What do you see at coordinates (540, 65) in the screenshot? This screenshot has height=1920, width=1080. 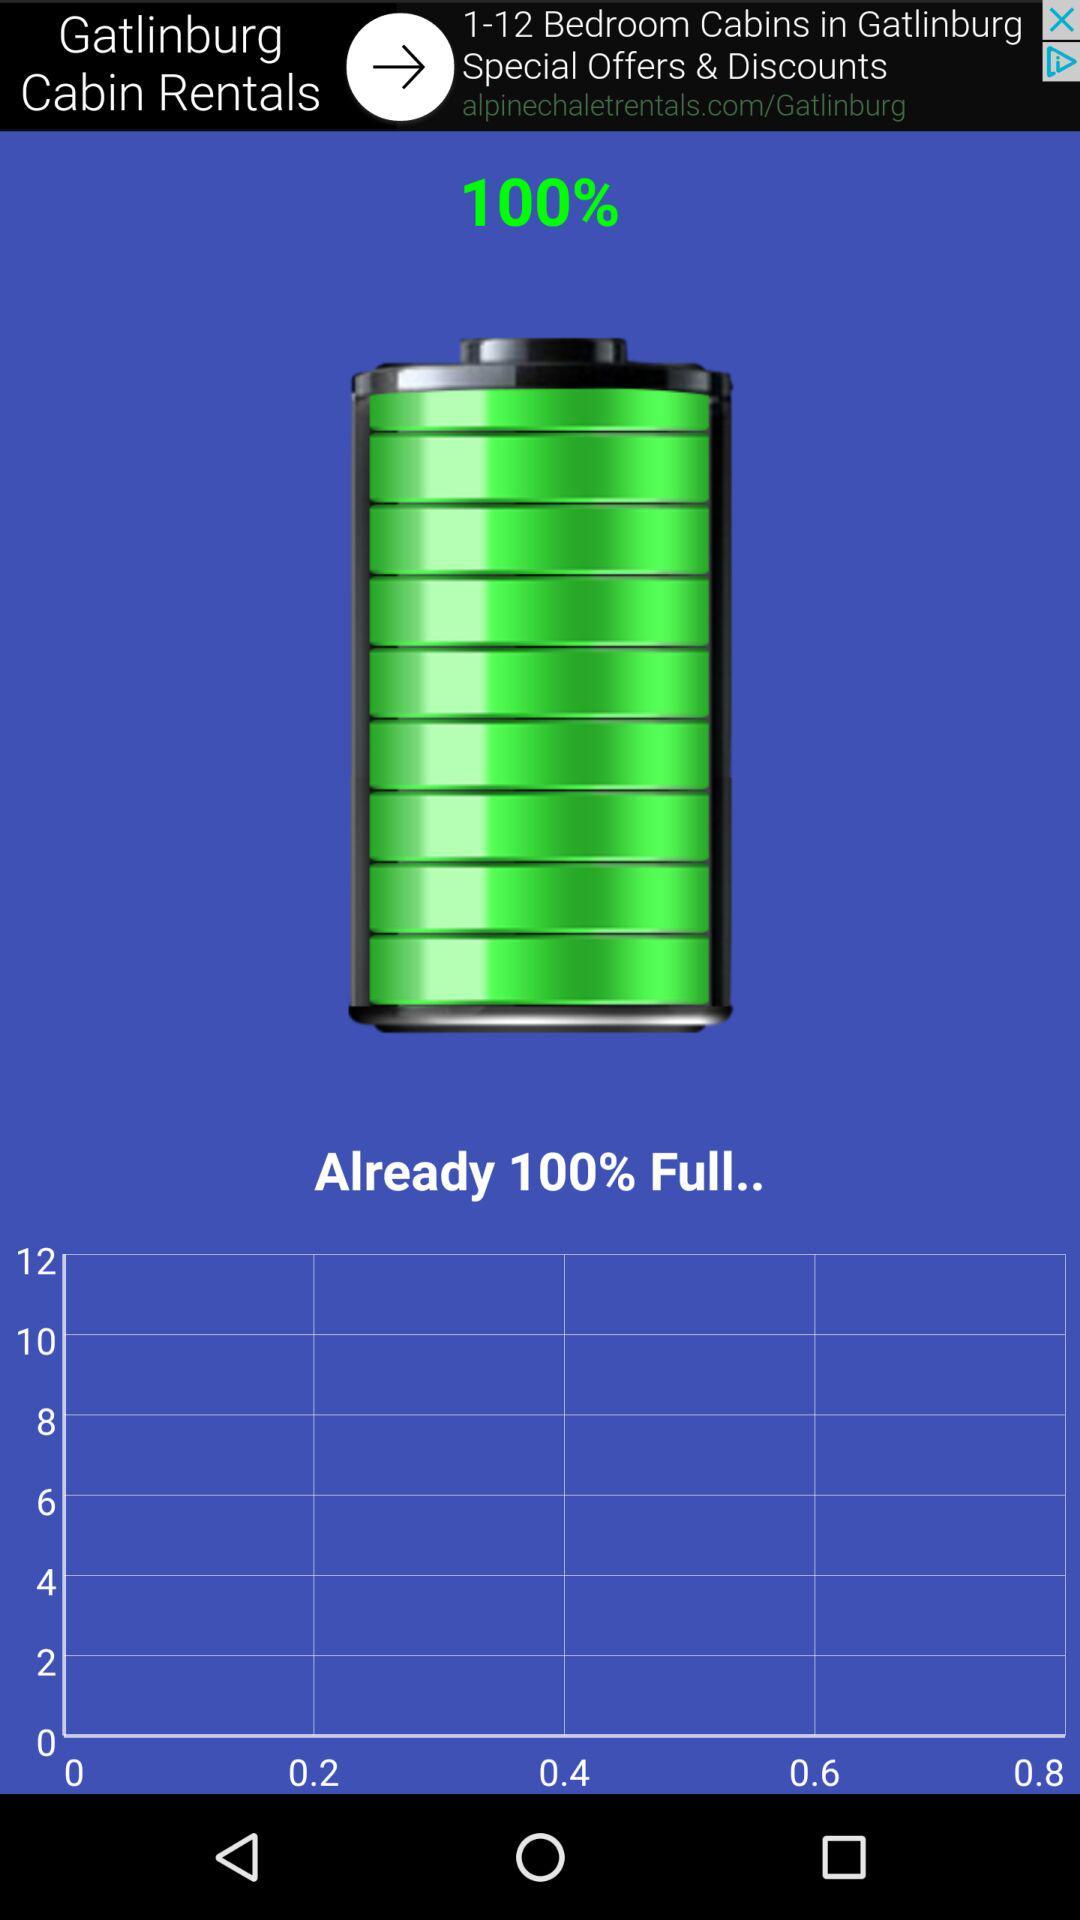 I see `go back` at bounding box center [540, 65].